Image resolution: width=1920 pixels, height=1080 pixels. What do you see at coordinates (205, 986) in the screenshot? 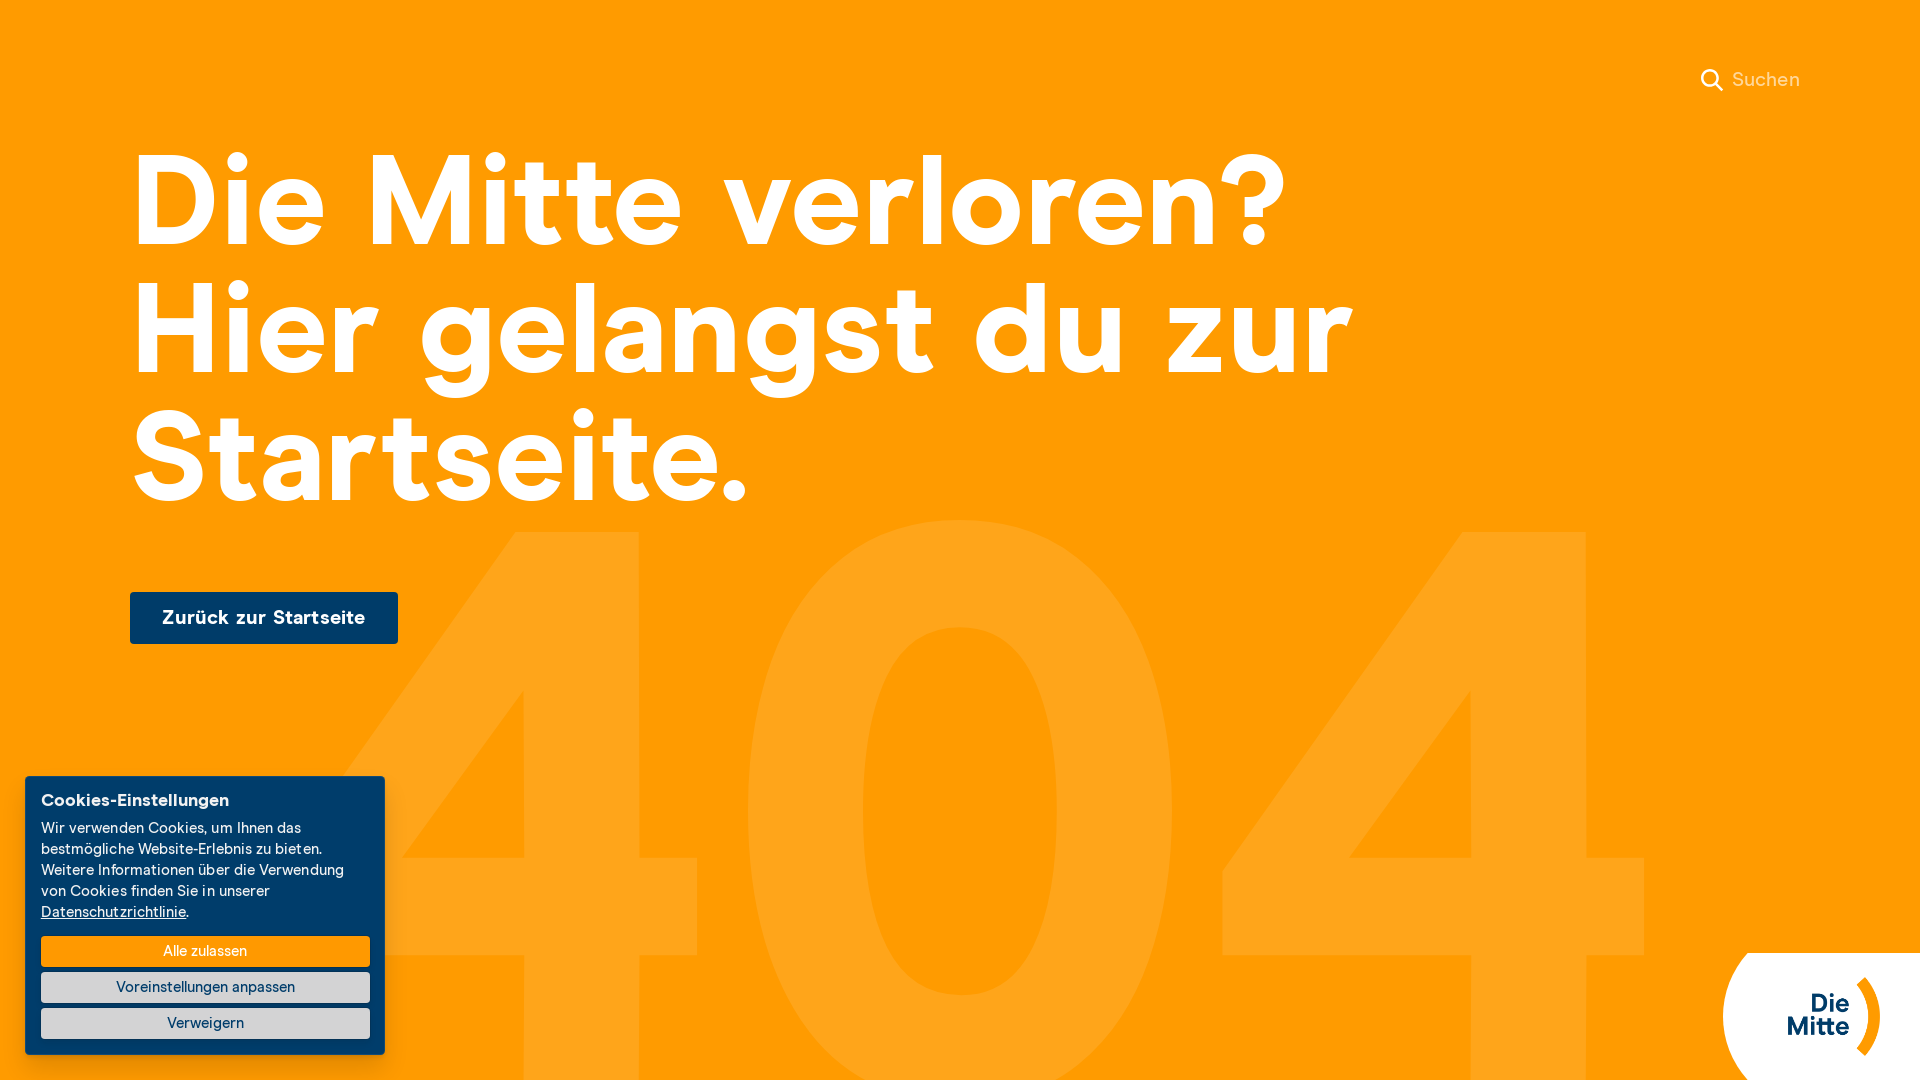
I see `'Voreinstellungen anpassen'` at bounding box center [205, 986].